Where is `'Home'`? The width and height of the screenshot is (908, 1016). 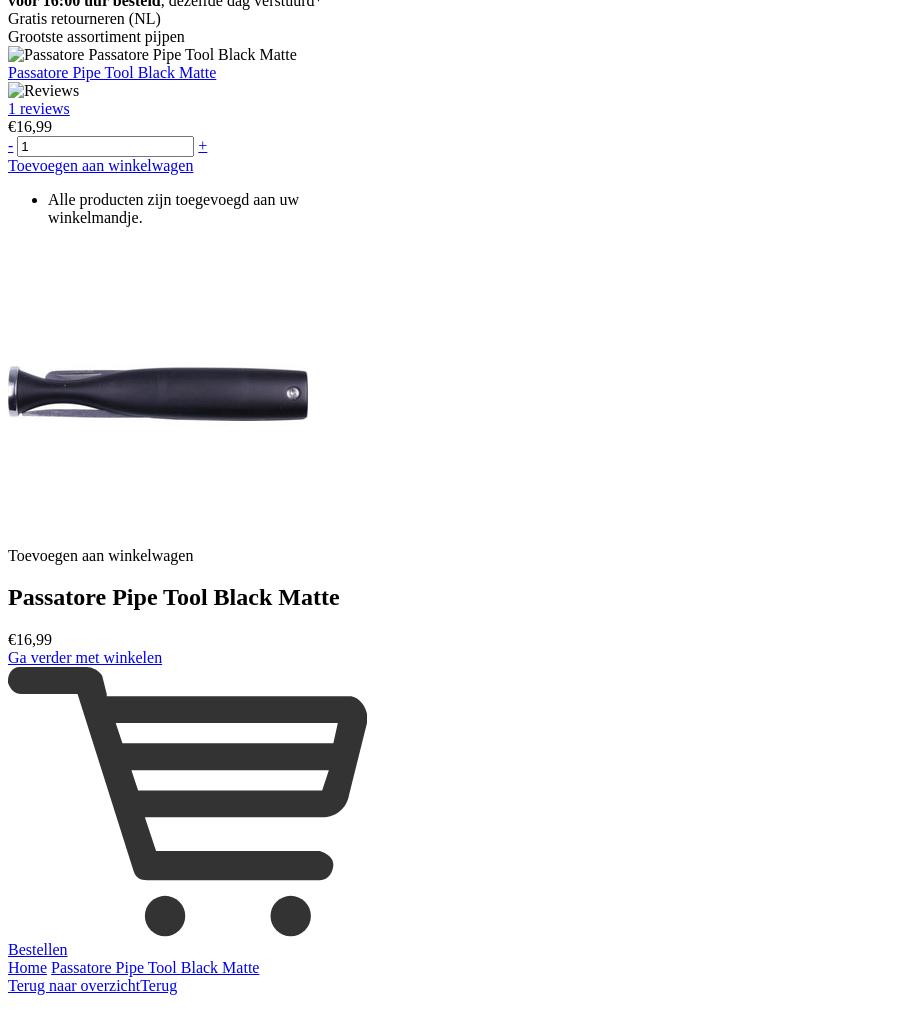 'Home' is located at coordinates (26, 966).